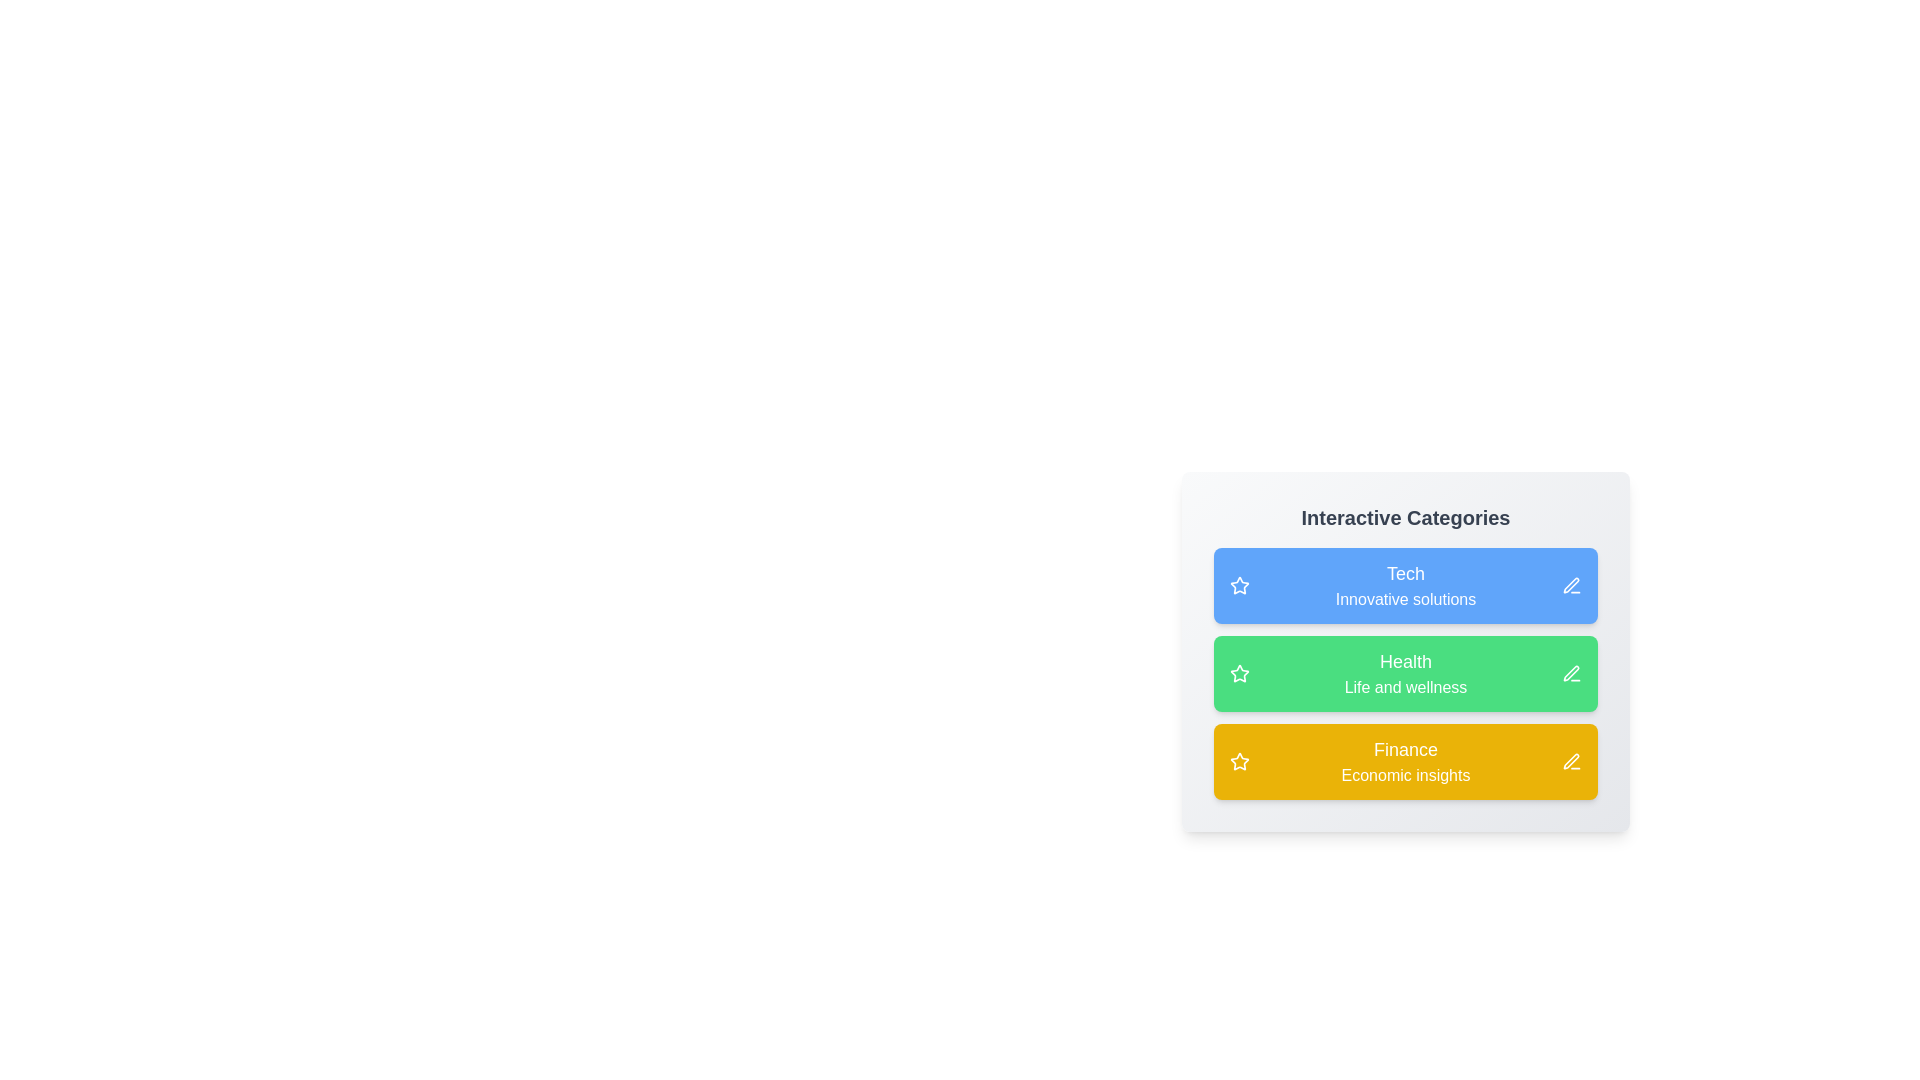  What do you see at coordinates (1405, 674) in the screenshot?
I see `the category Health to toggle its active state` at bounding box center [1405, 674].